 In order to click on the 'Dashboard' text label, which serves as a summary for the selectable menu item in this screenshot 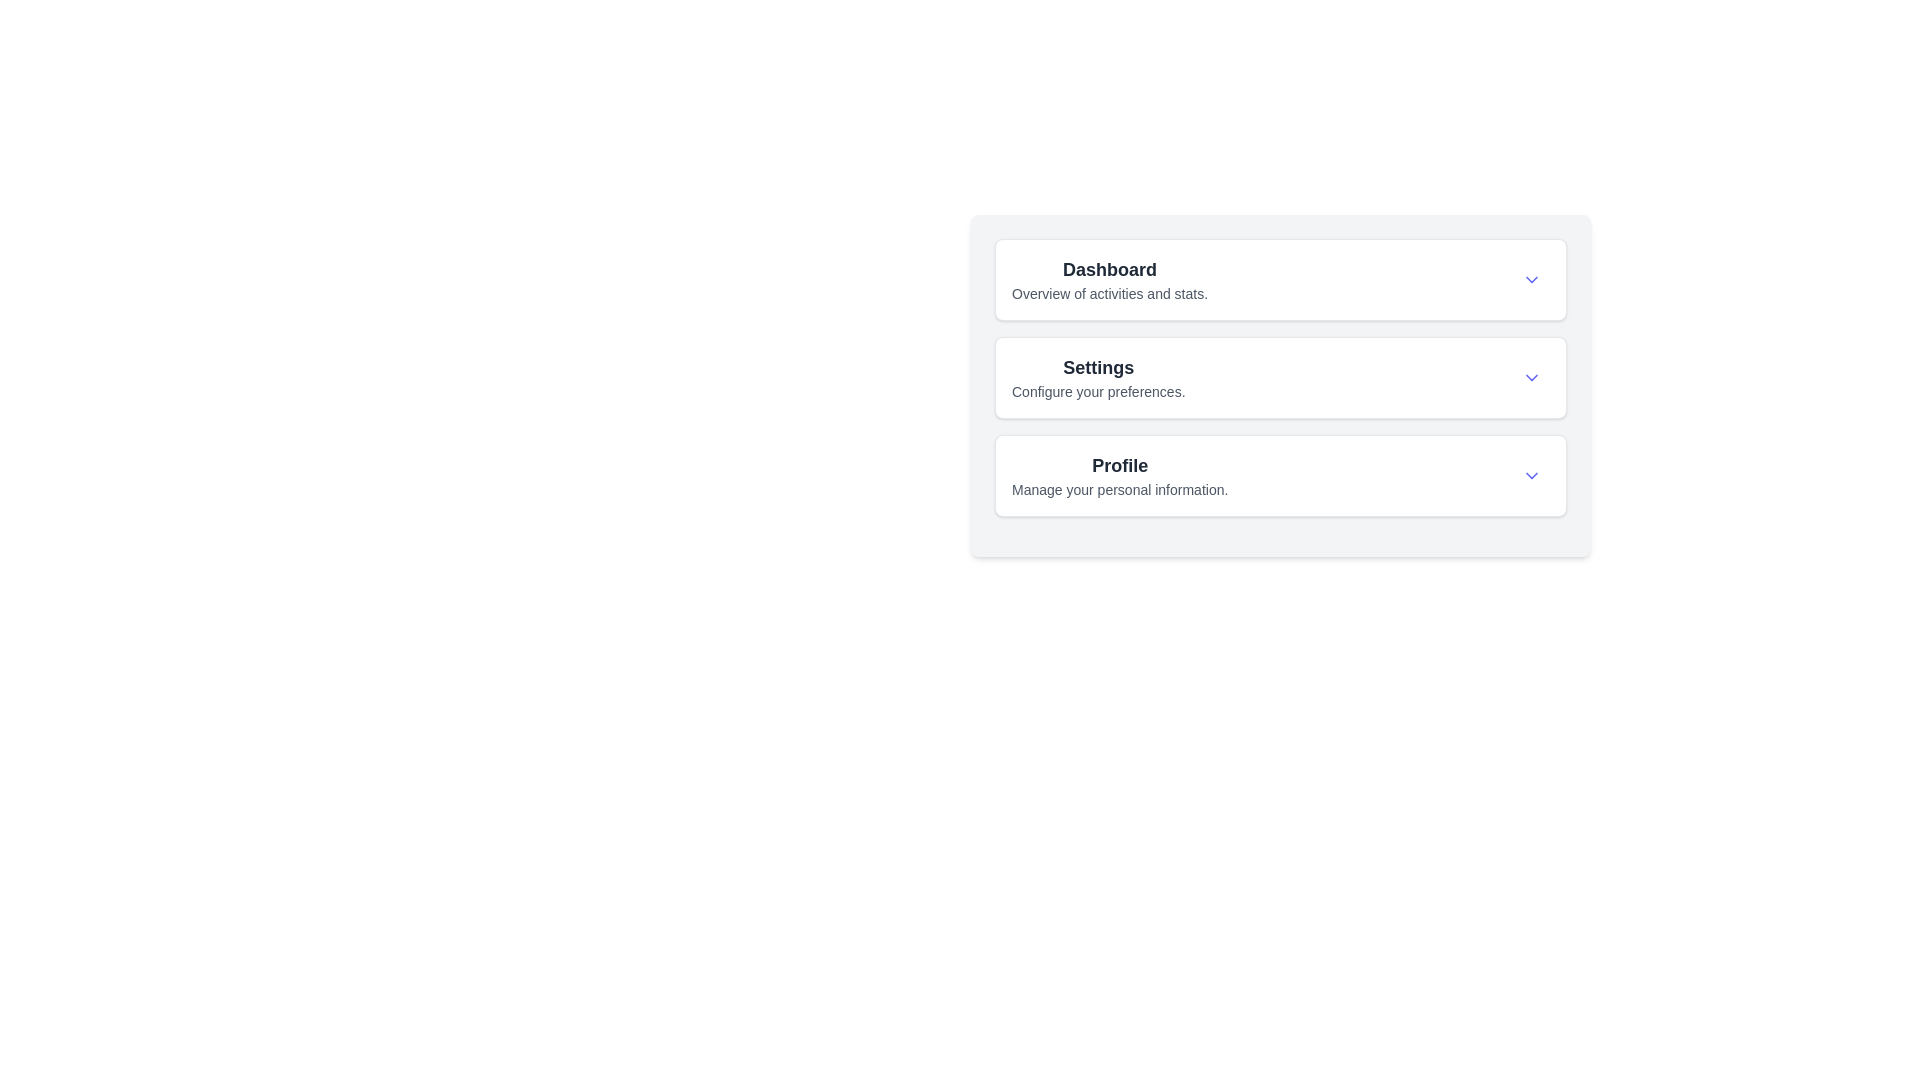, I will do `click(1108, 280)`.